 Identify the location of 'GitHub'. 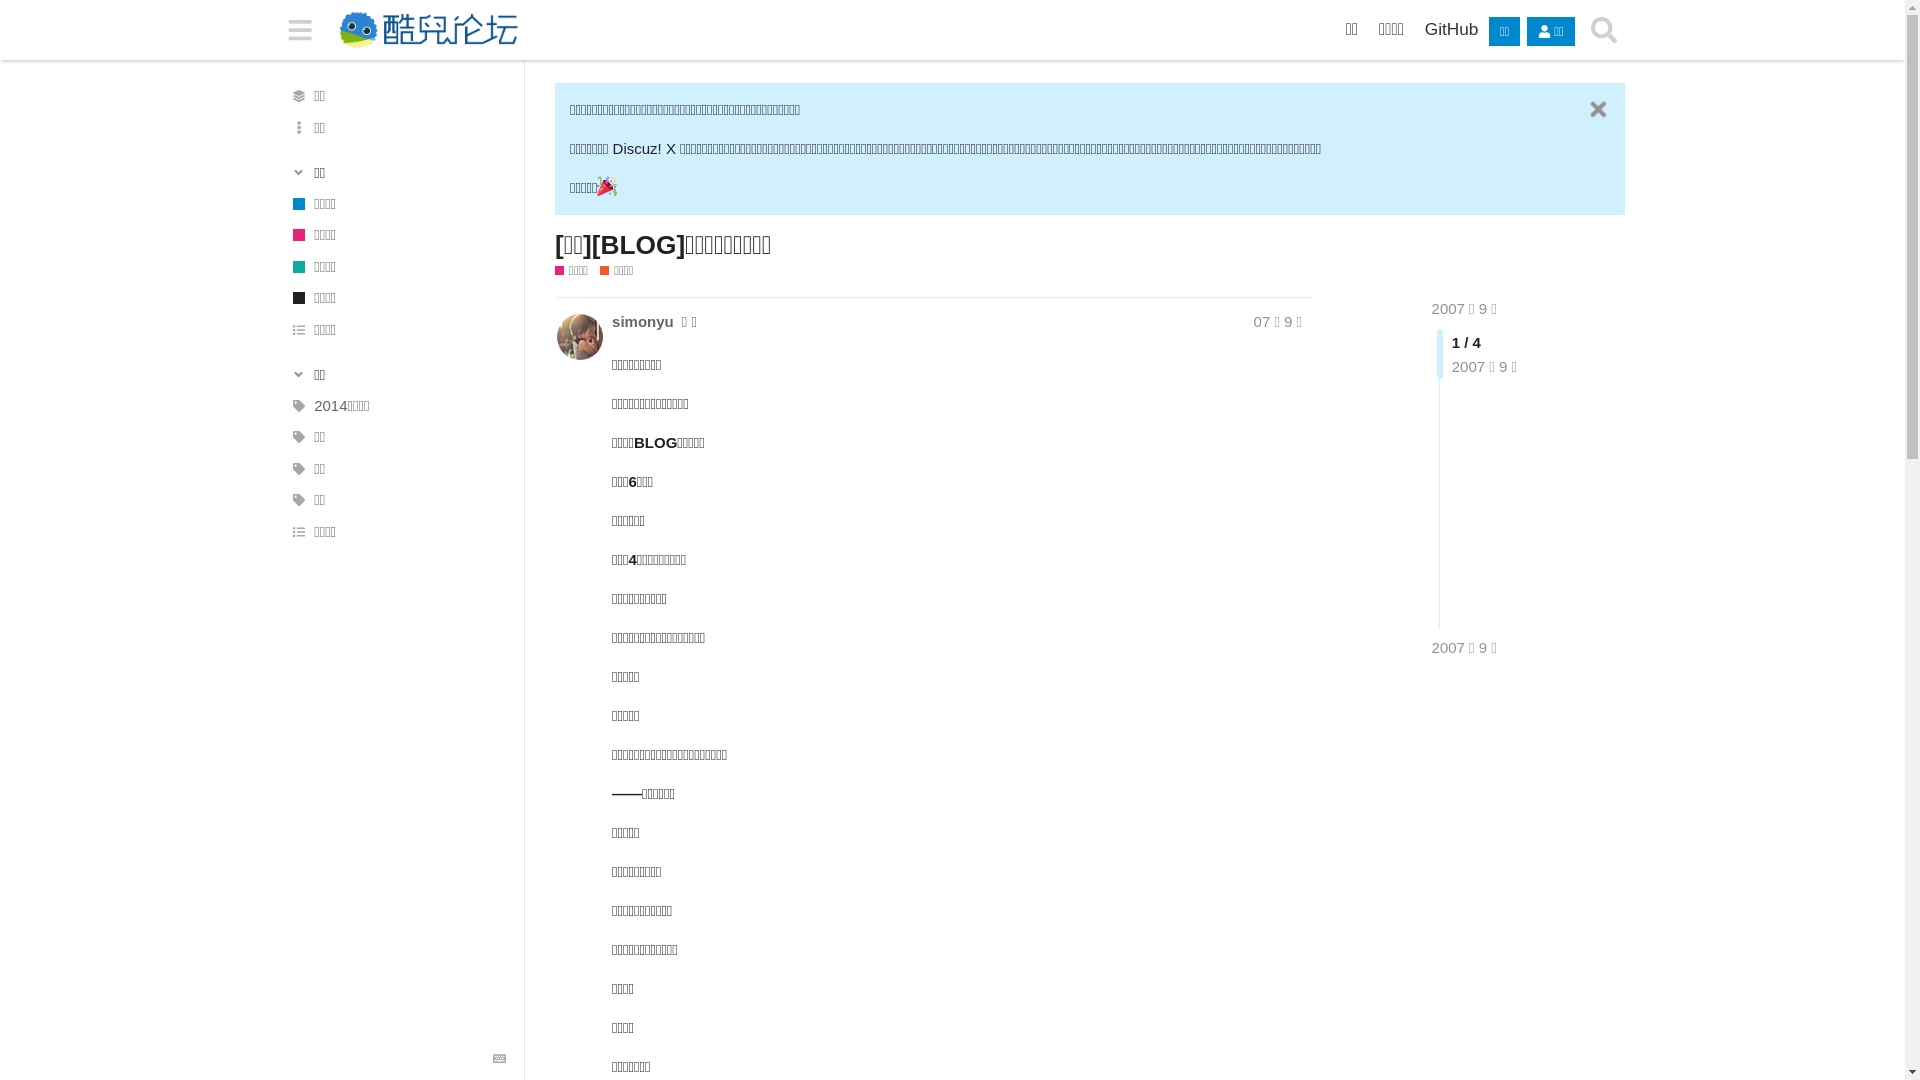
(1450, 29).